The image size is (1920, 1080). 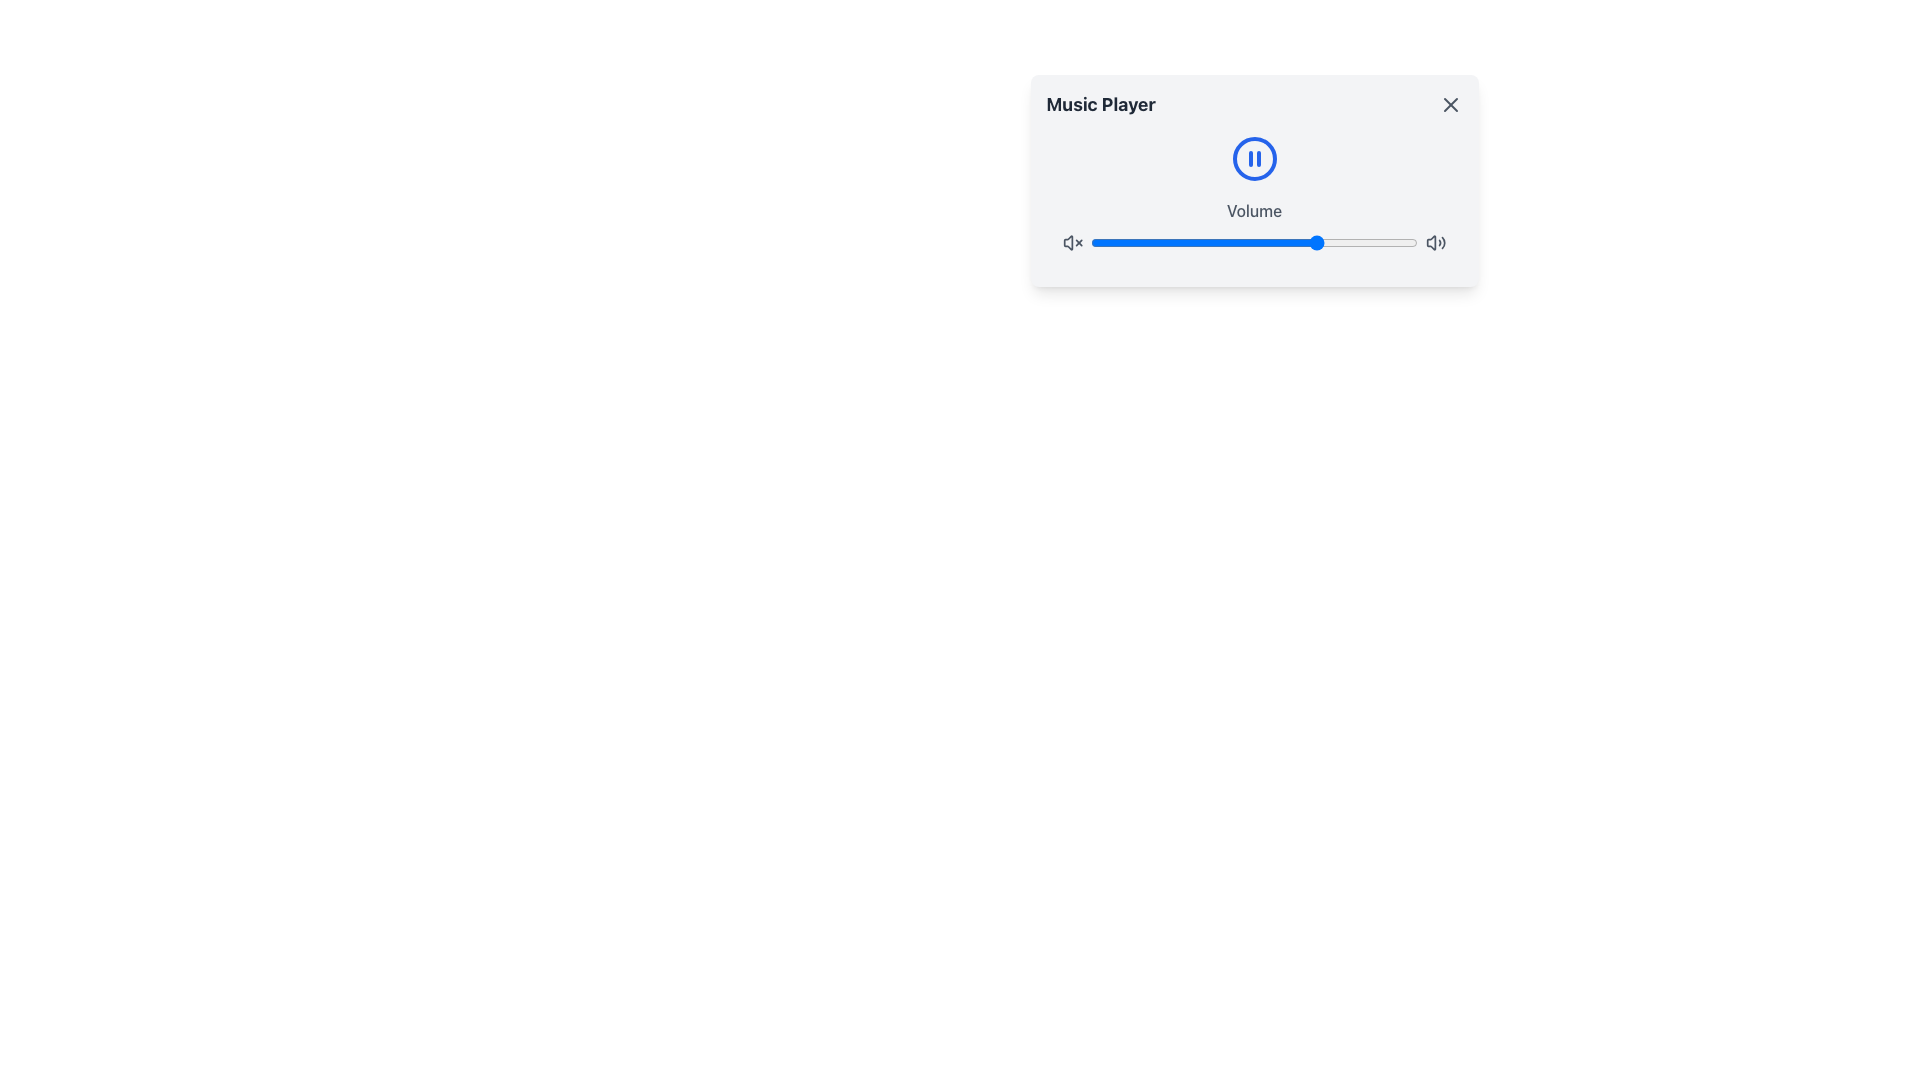 What do you see at coordinates (1435, 242) in the screenshot?
I see `the volume settings icon, which is the last icon on the right in the group of controls below the music player title and playback controls` at bounding box center [1435, 242].